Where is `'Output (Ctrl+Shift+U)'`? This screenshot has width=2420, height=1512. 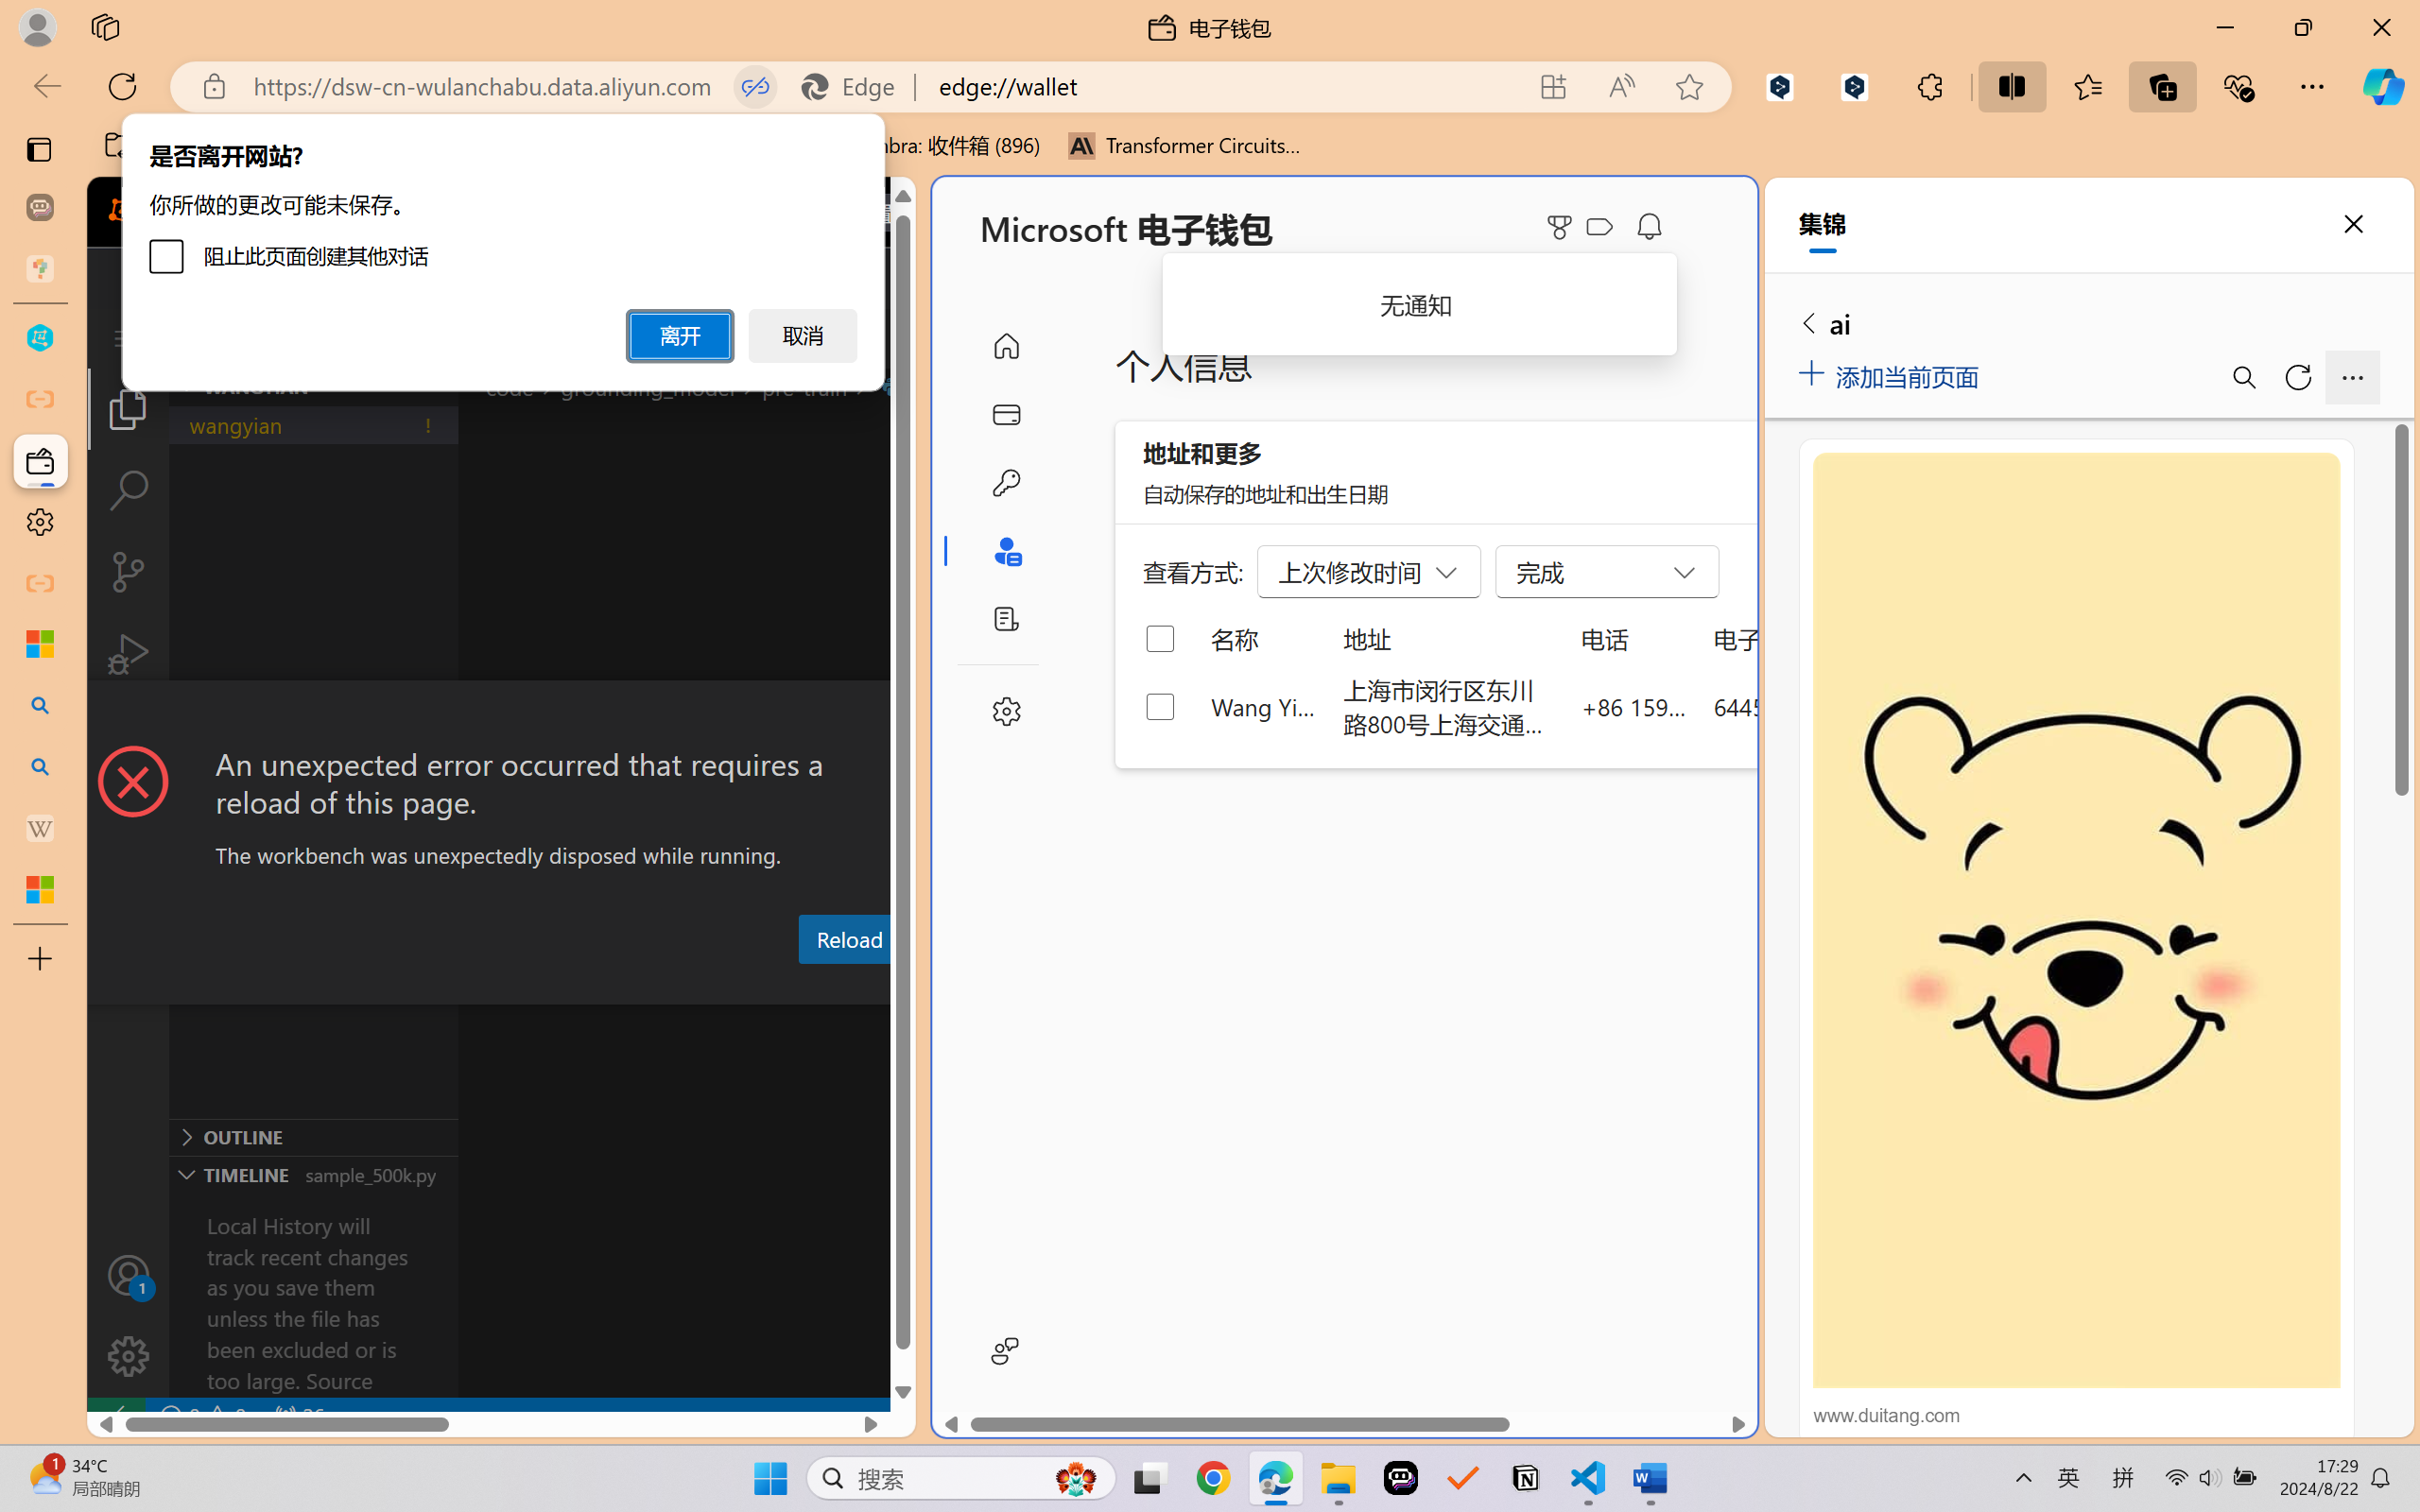
'Output (Ctrl+Shift+U)' is located at coordinates (657, 986).